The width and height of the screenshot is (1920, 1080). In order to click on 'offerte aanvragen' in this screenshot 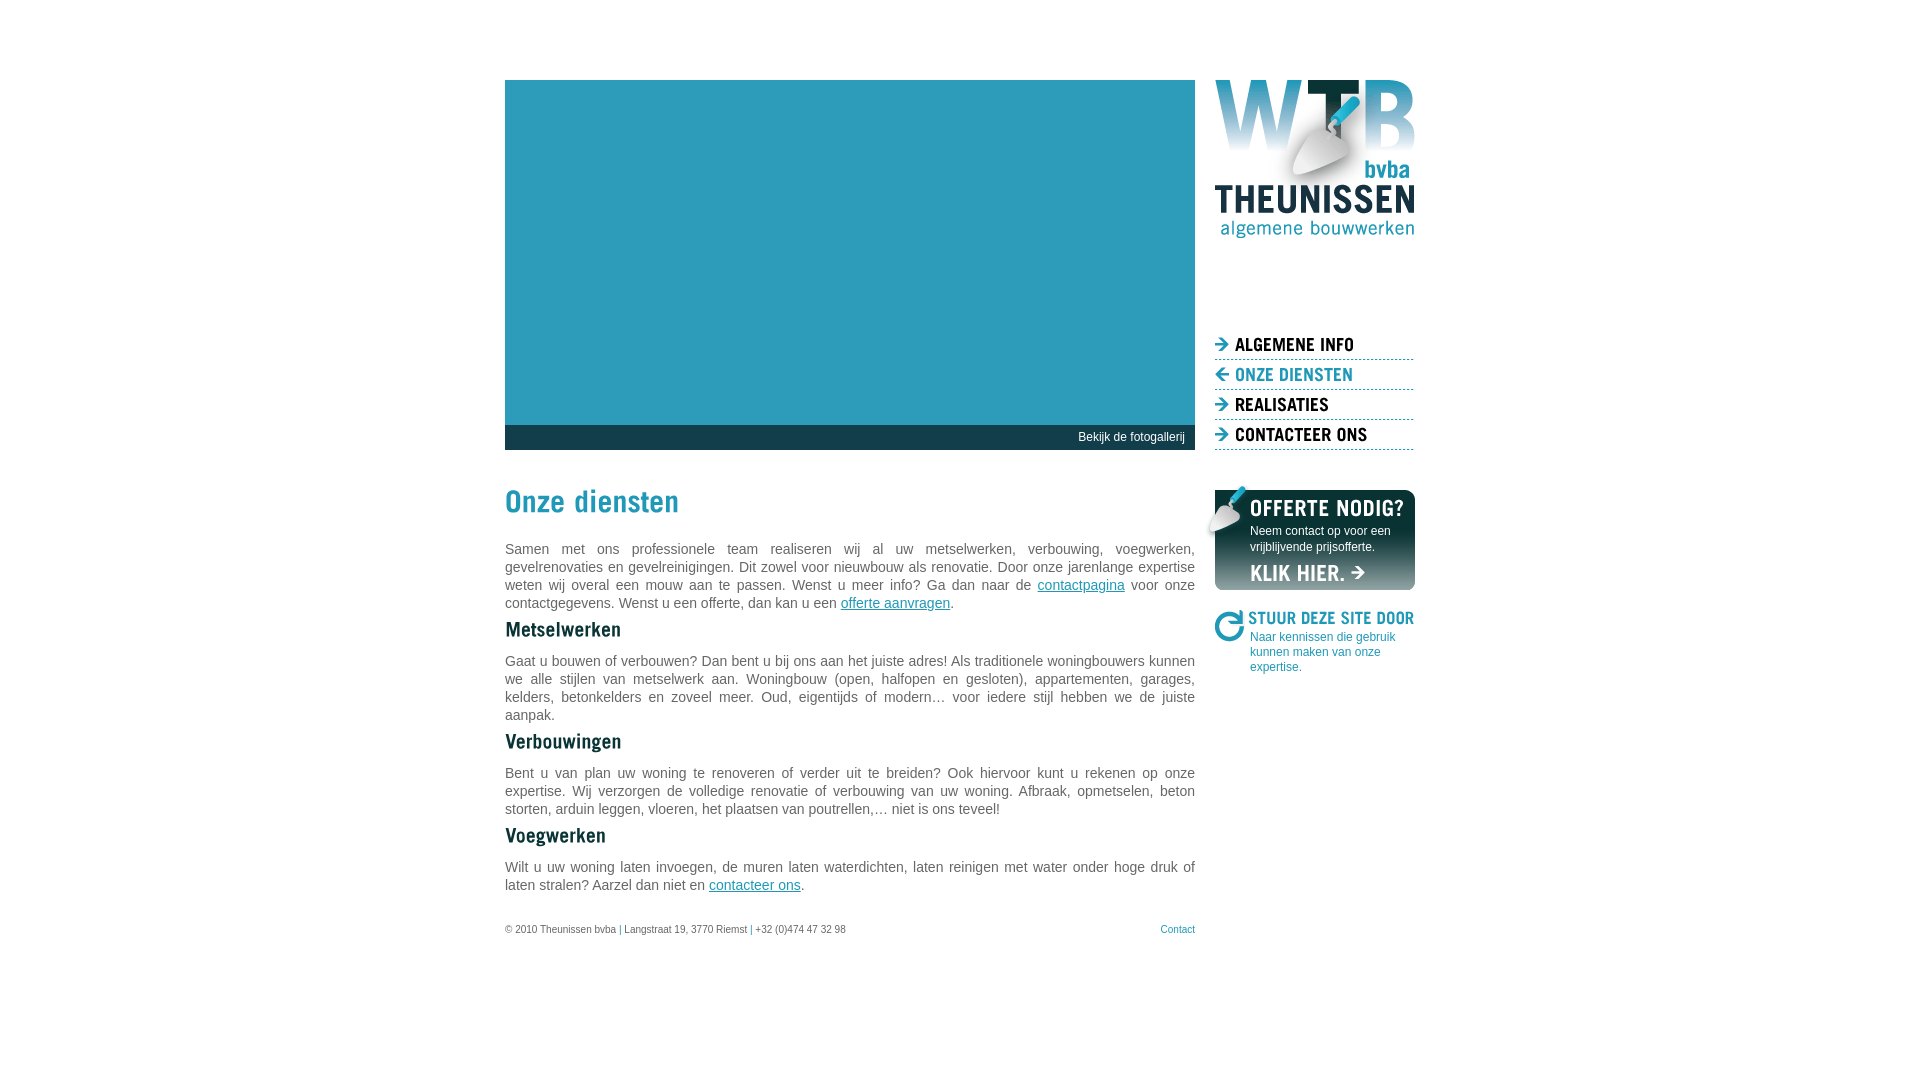, I will do `click(895, 601)`.